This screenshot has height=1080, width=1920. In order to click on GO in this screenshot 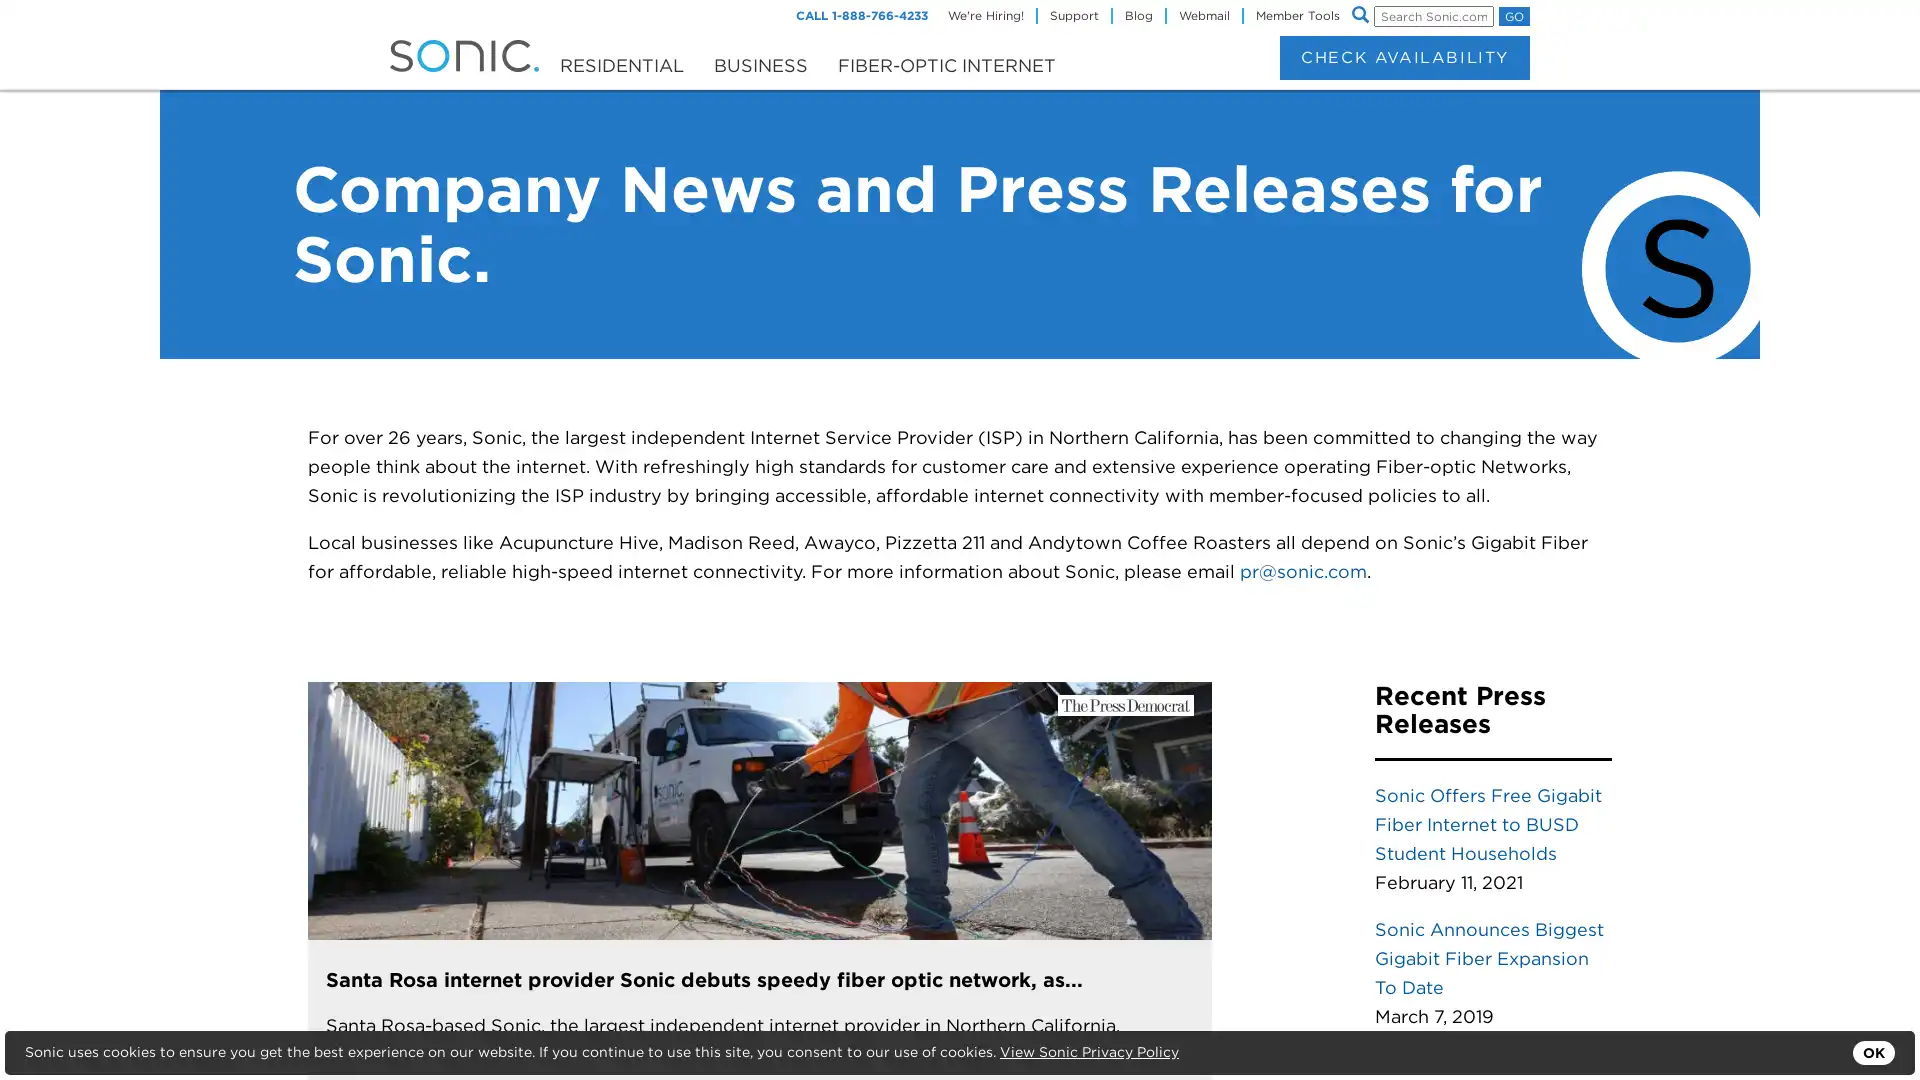, I will do `click(1514, 16)`.